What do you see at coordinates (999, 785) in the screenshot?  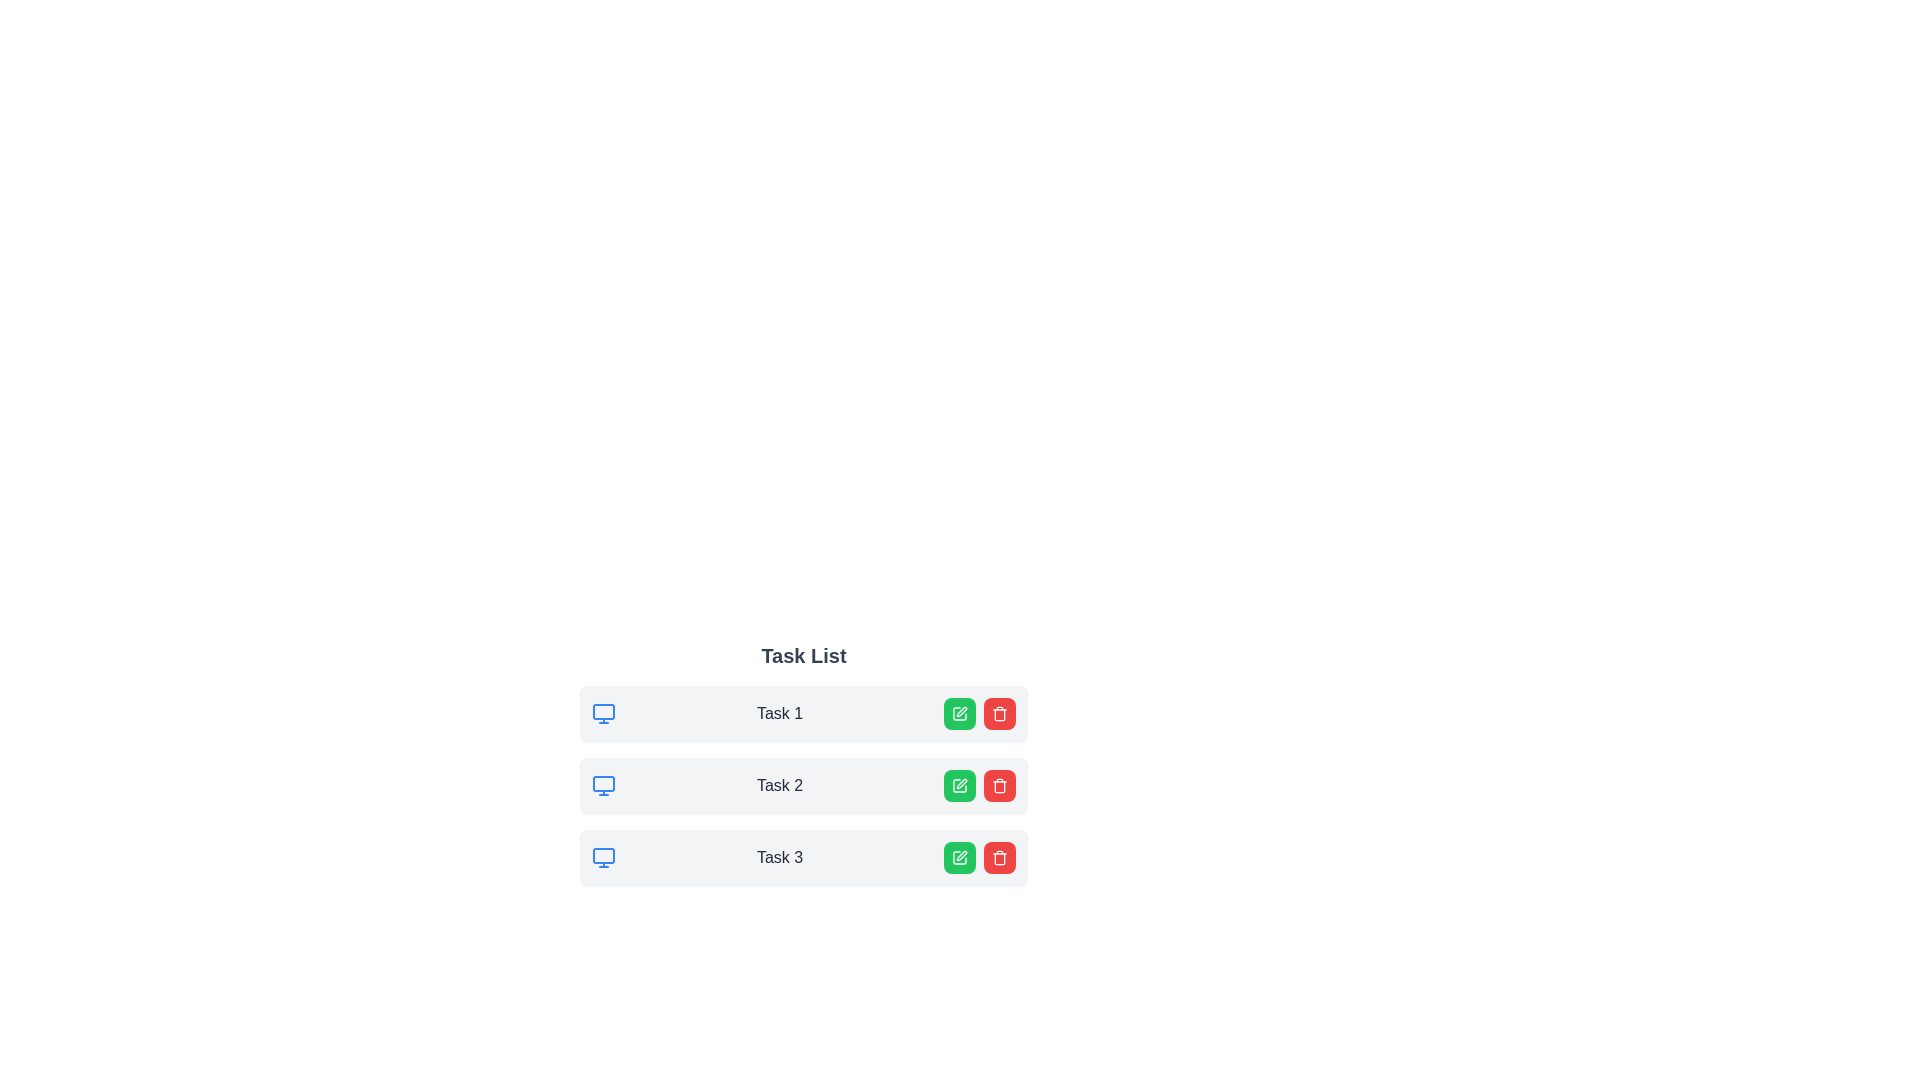 I see `the red rounded rectangle button with a white trashcan icon to observe the hover effect` at bounding box center [999, 785].